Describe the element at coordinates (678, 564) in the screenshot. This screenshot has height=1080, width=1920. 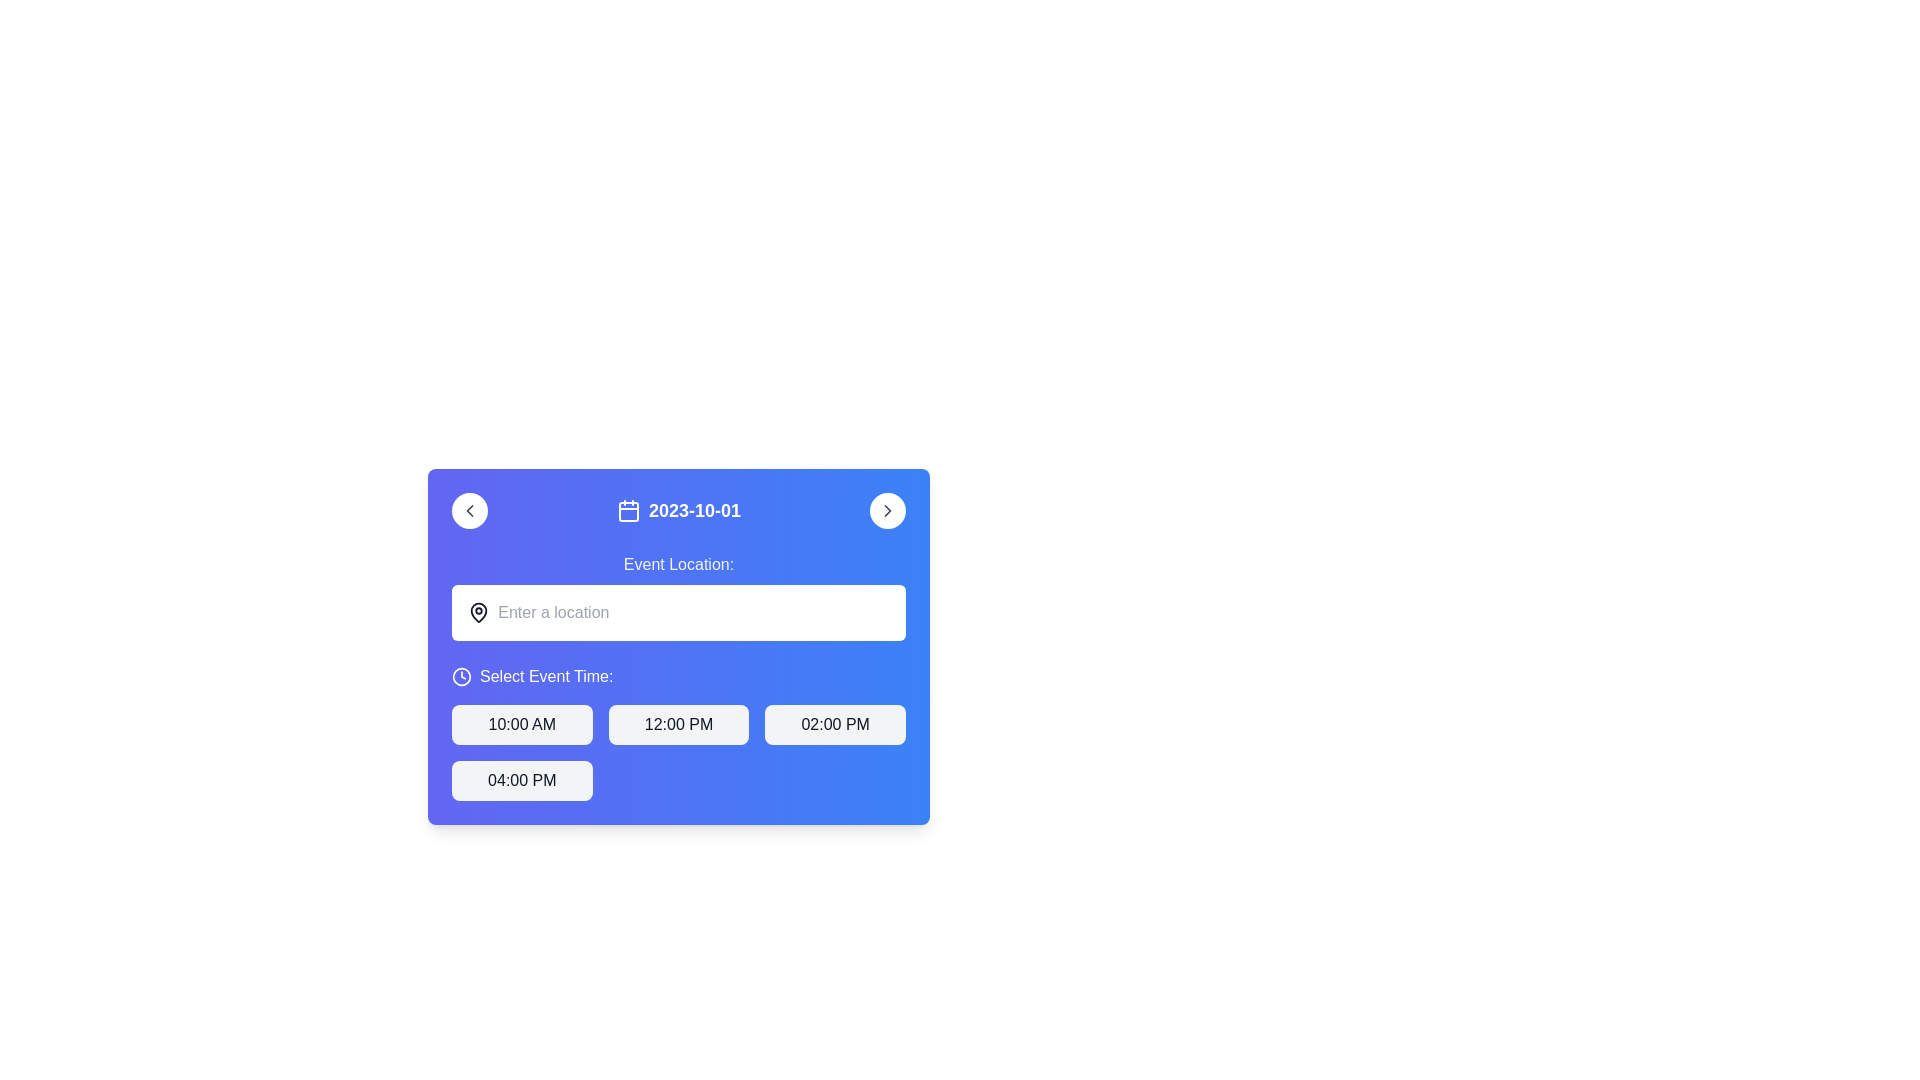
I see `the static text label that displays 'Event Location:', which is styled in gray and positioned above the input box` at that location.